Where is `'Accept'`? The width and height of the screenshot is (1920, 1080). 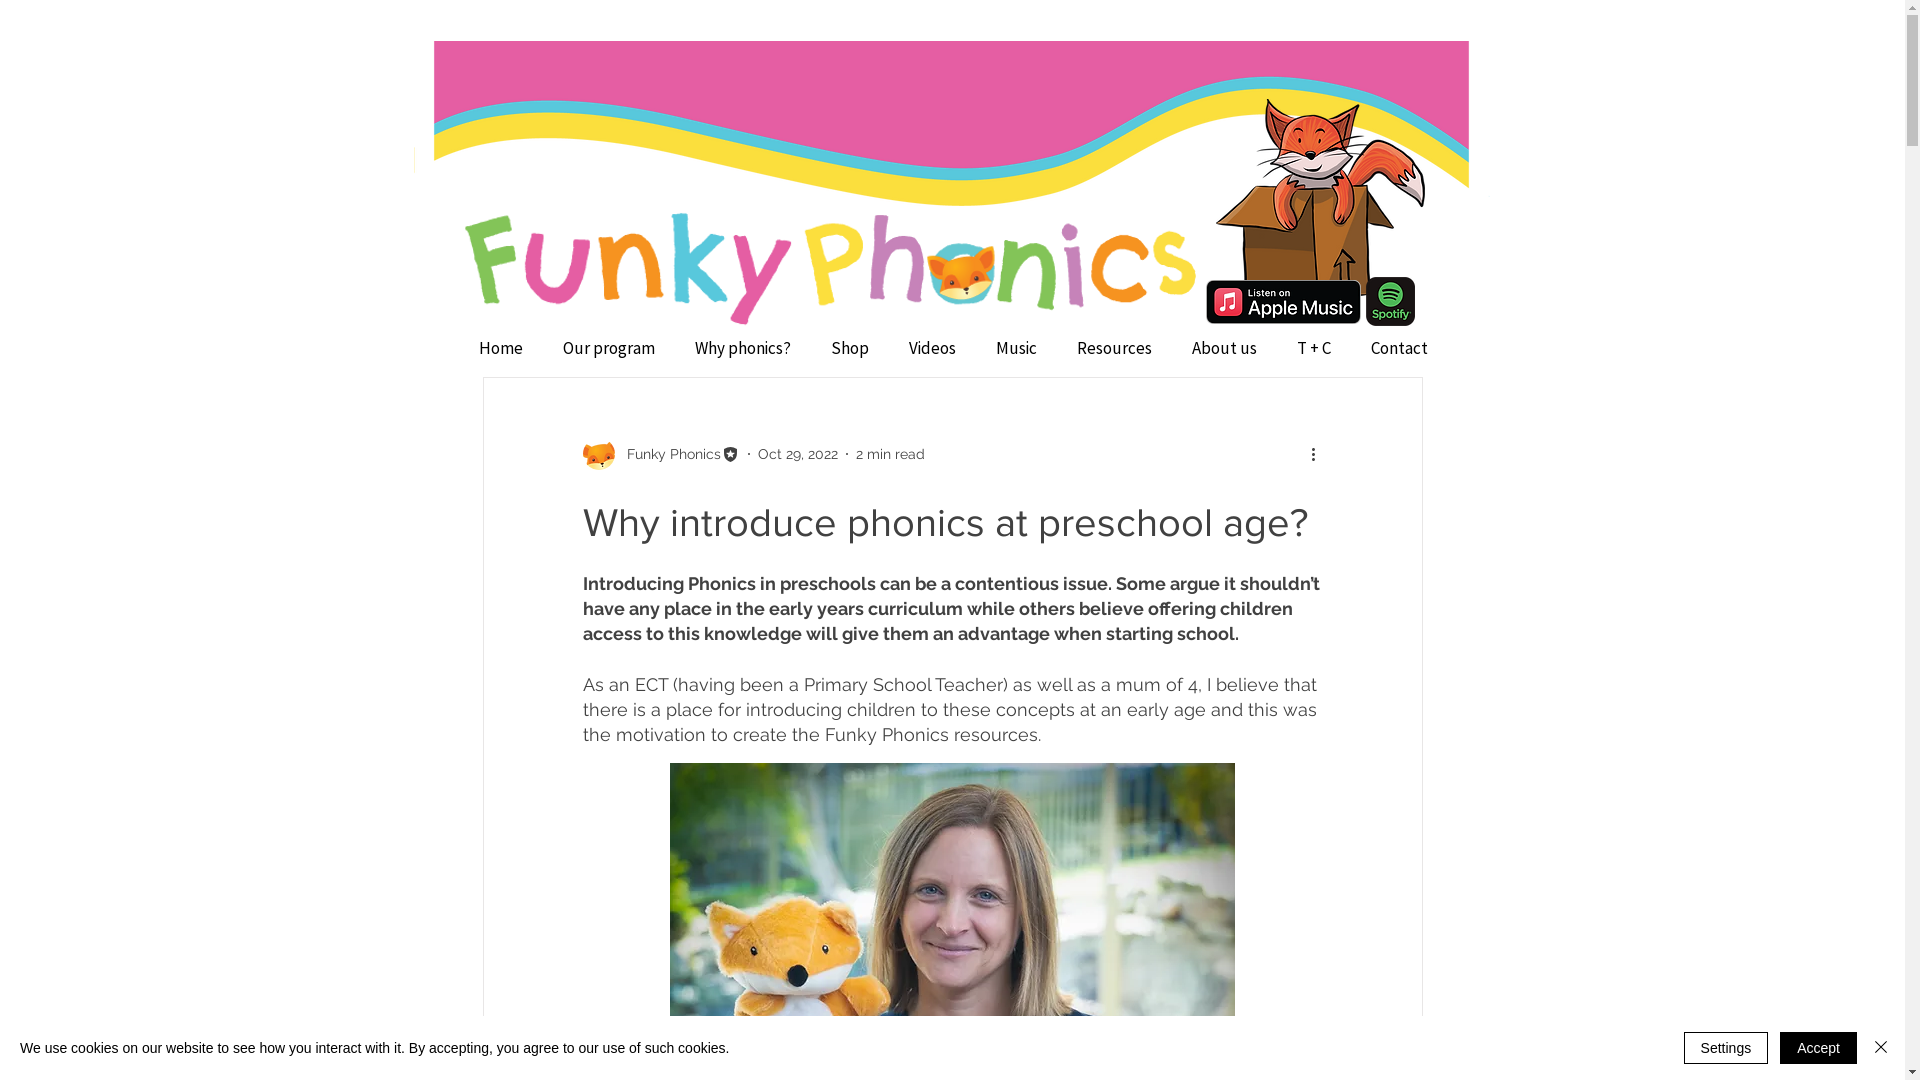
'Accept' is located at coordinates (1818, 1047).